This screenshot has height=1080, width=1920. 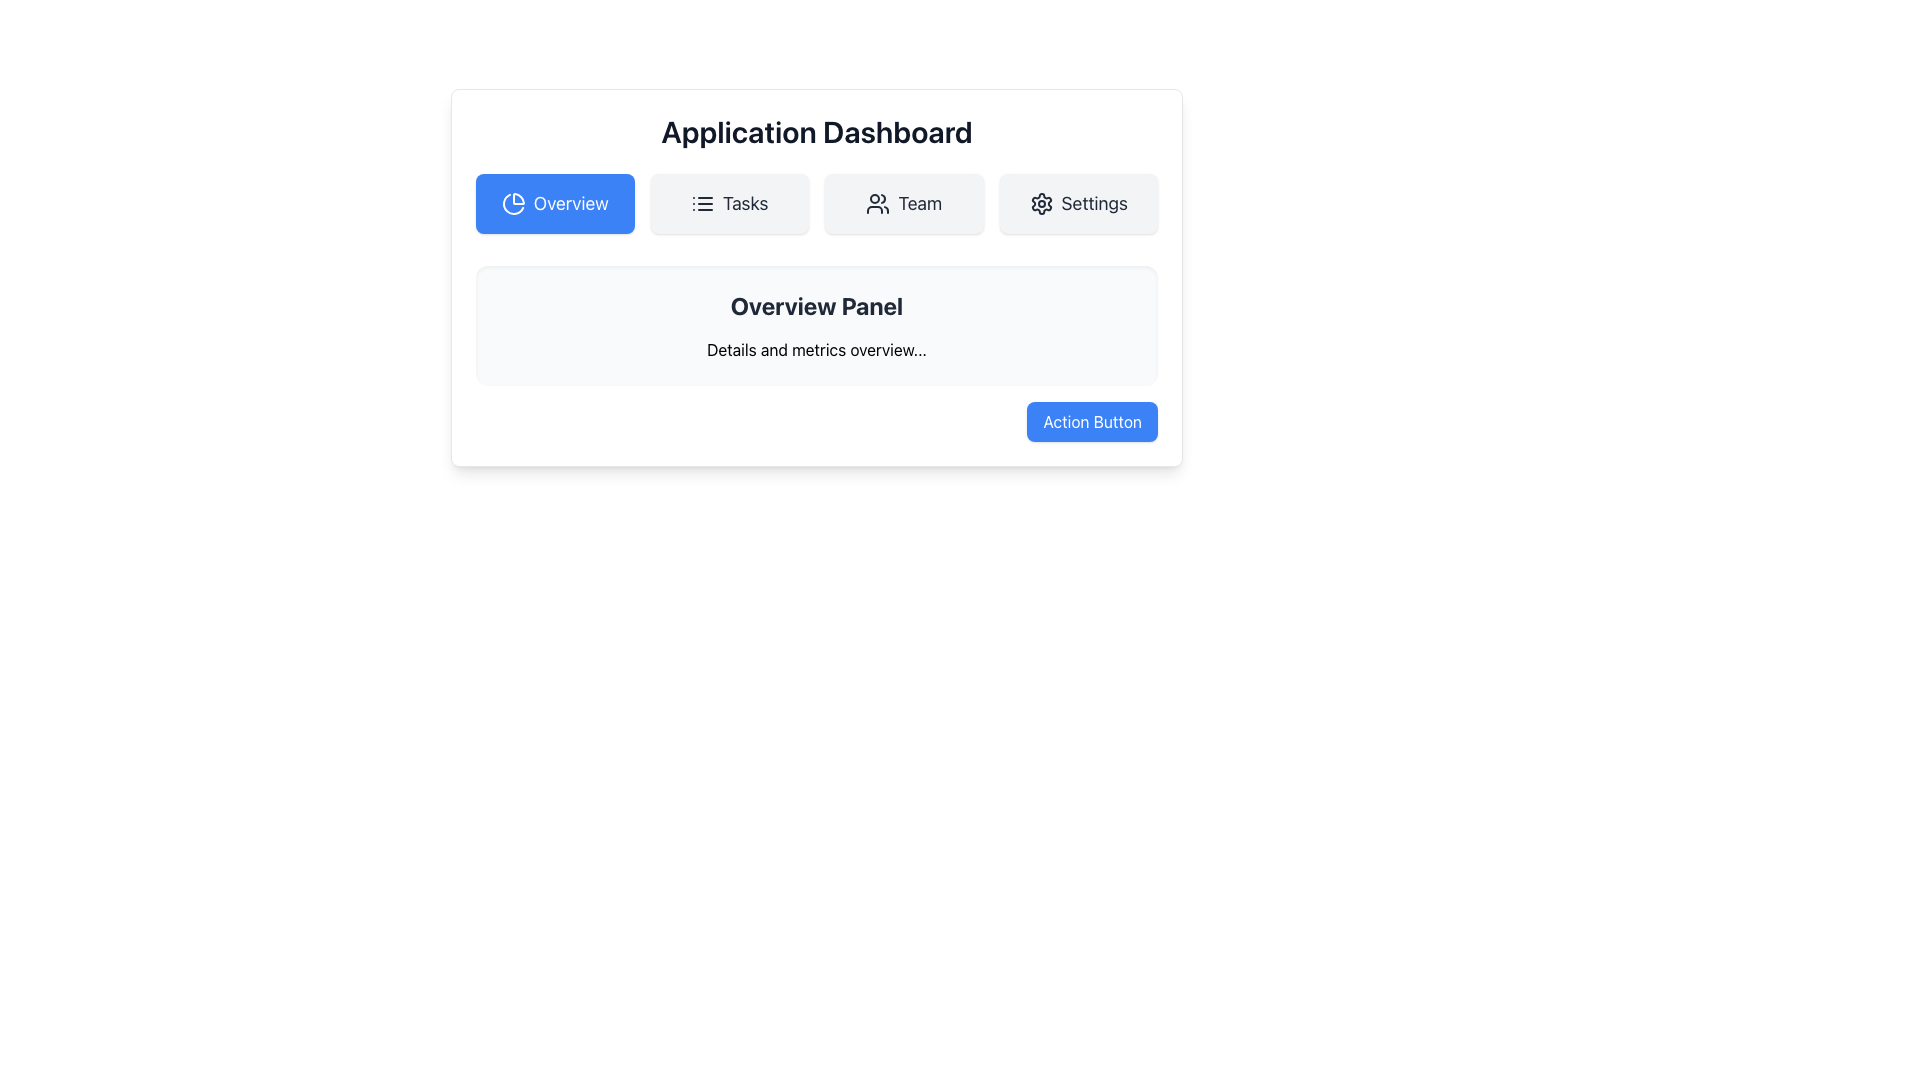 What do you see at coordinates (1077, 204) in the screenshot?
I see `the navigational button for accessing the settings section of the application, located as the fourth item in the top row, to the right of the 'Team' button` at bounding box center [1077, 204].